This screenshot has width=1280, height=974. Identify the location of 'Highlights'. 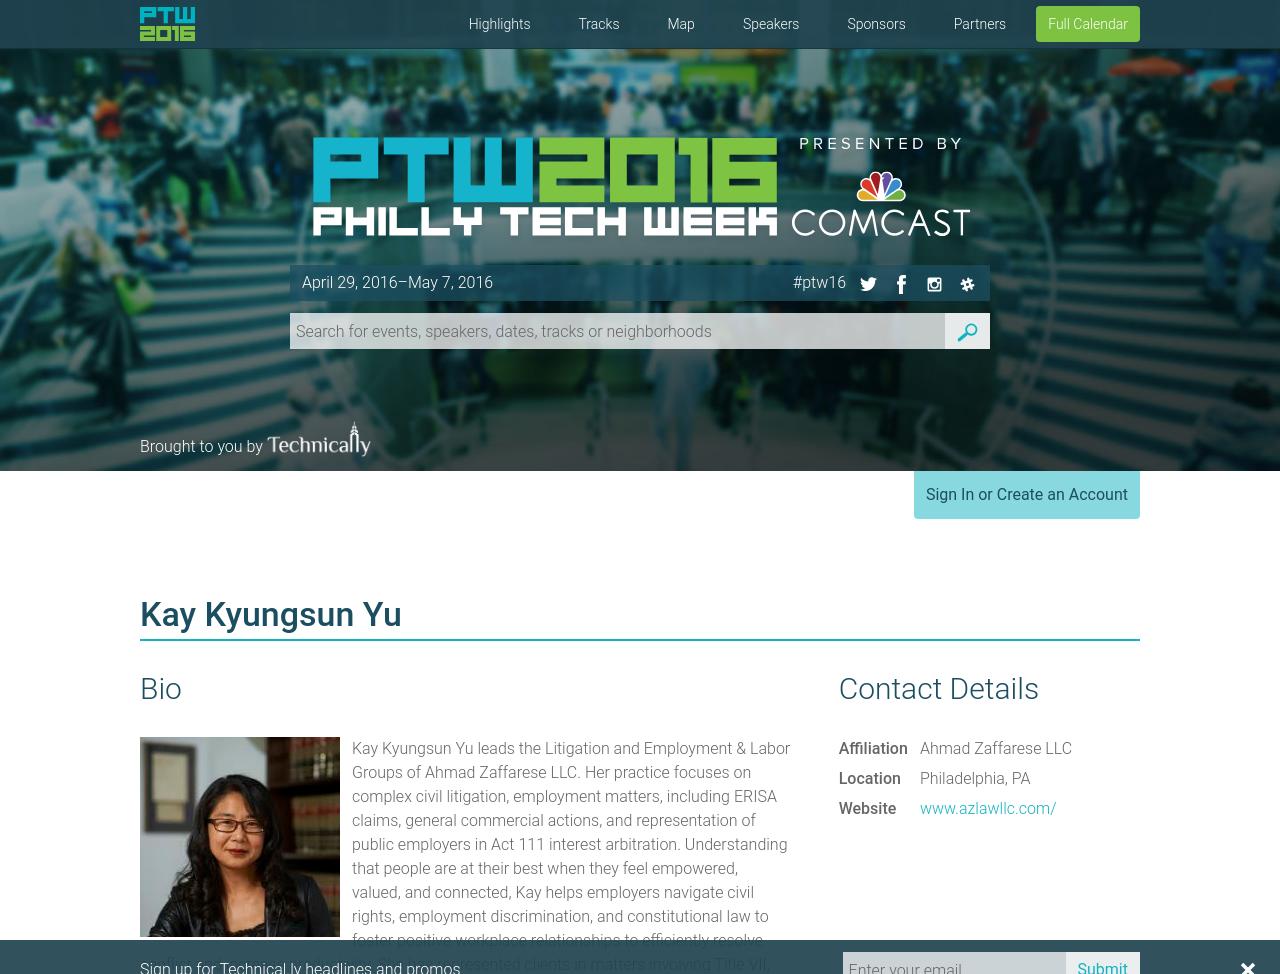
(498, 23).